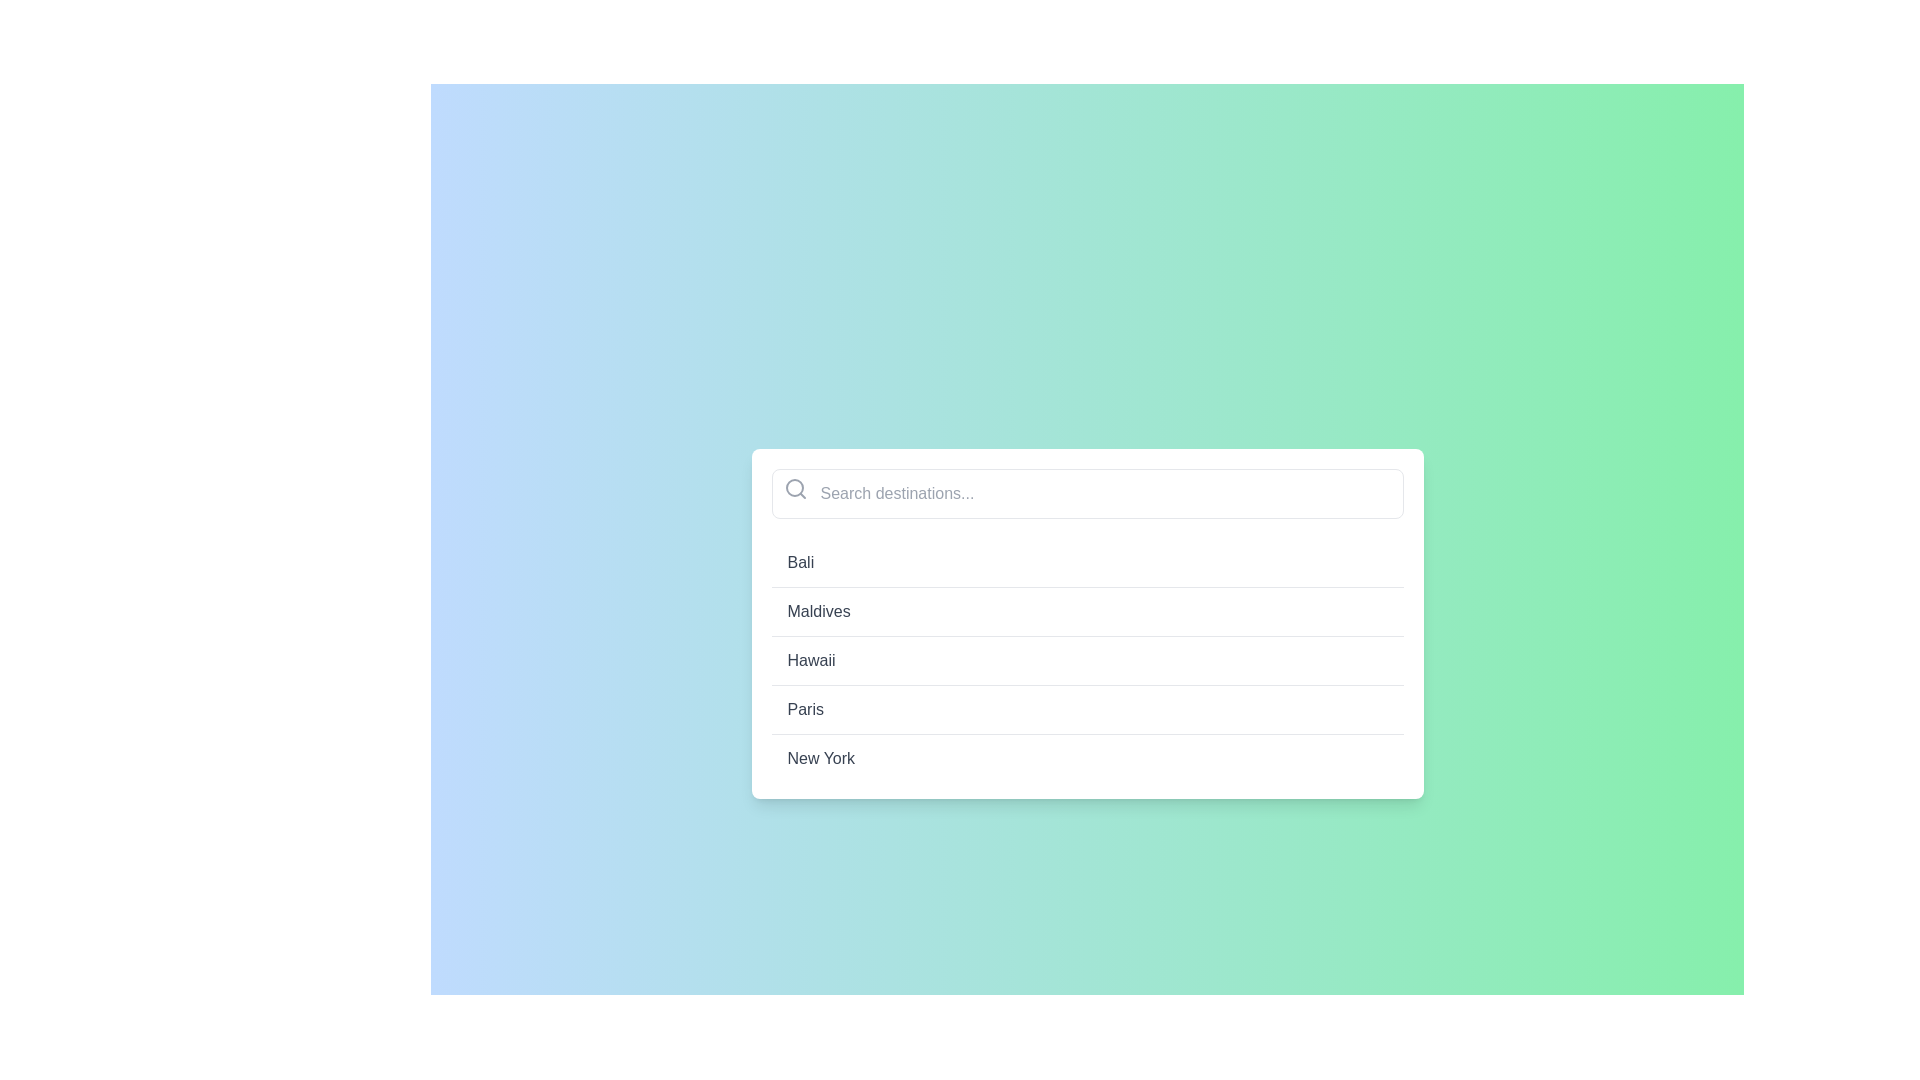 The height and width of the screenshot is (1080, 1920). I want to click on the ListItem displaying the word 'Paris', which is the fourth item in the list, styled with medium font weight and gray color, so click(1086, 708).